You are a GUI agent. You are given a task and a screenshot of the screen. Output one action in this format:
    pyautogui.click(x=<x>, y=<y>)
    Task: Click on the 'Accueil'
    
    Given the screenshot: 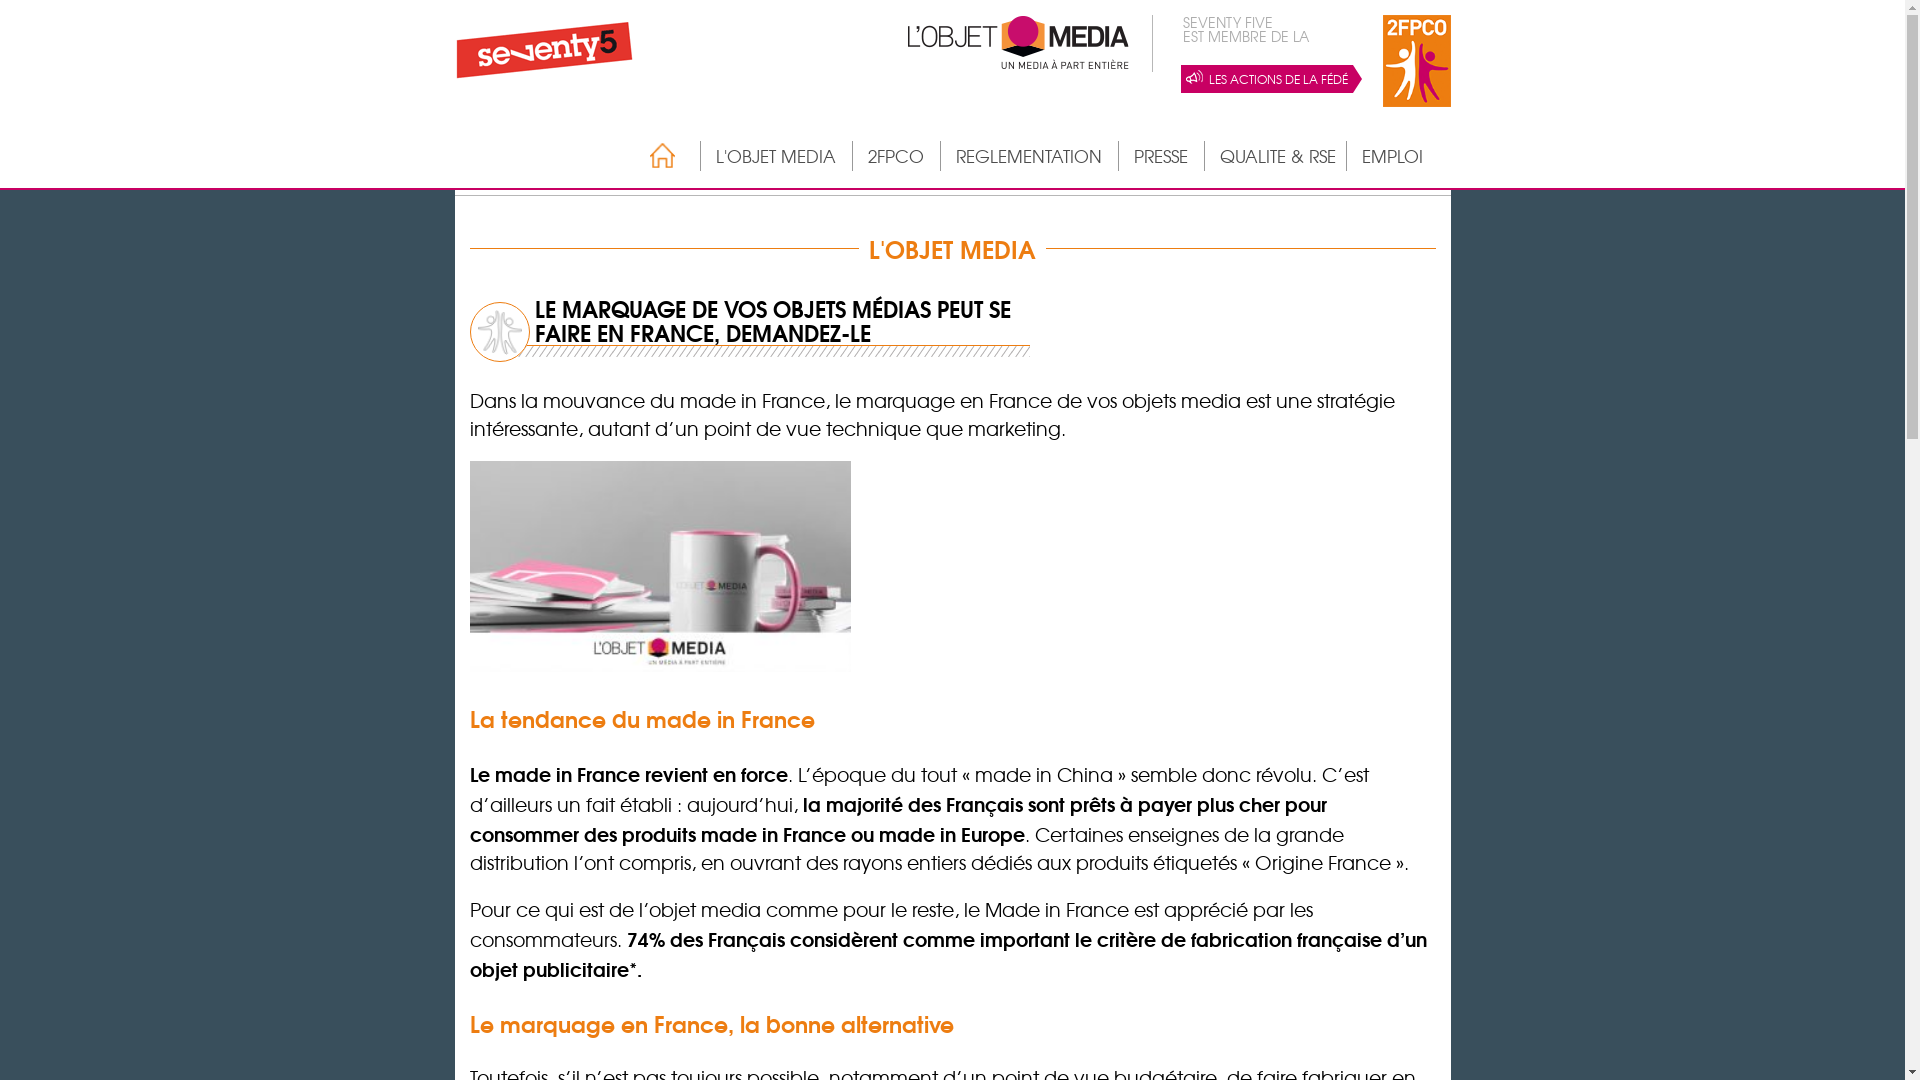 What is the action you would take?
    pyautogui.click(x=652, y=154)
    